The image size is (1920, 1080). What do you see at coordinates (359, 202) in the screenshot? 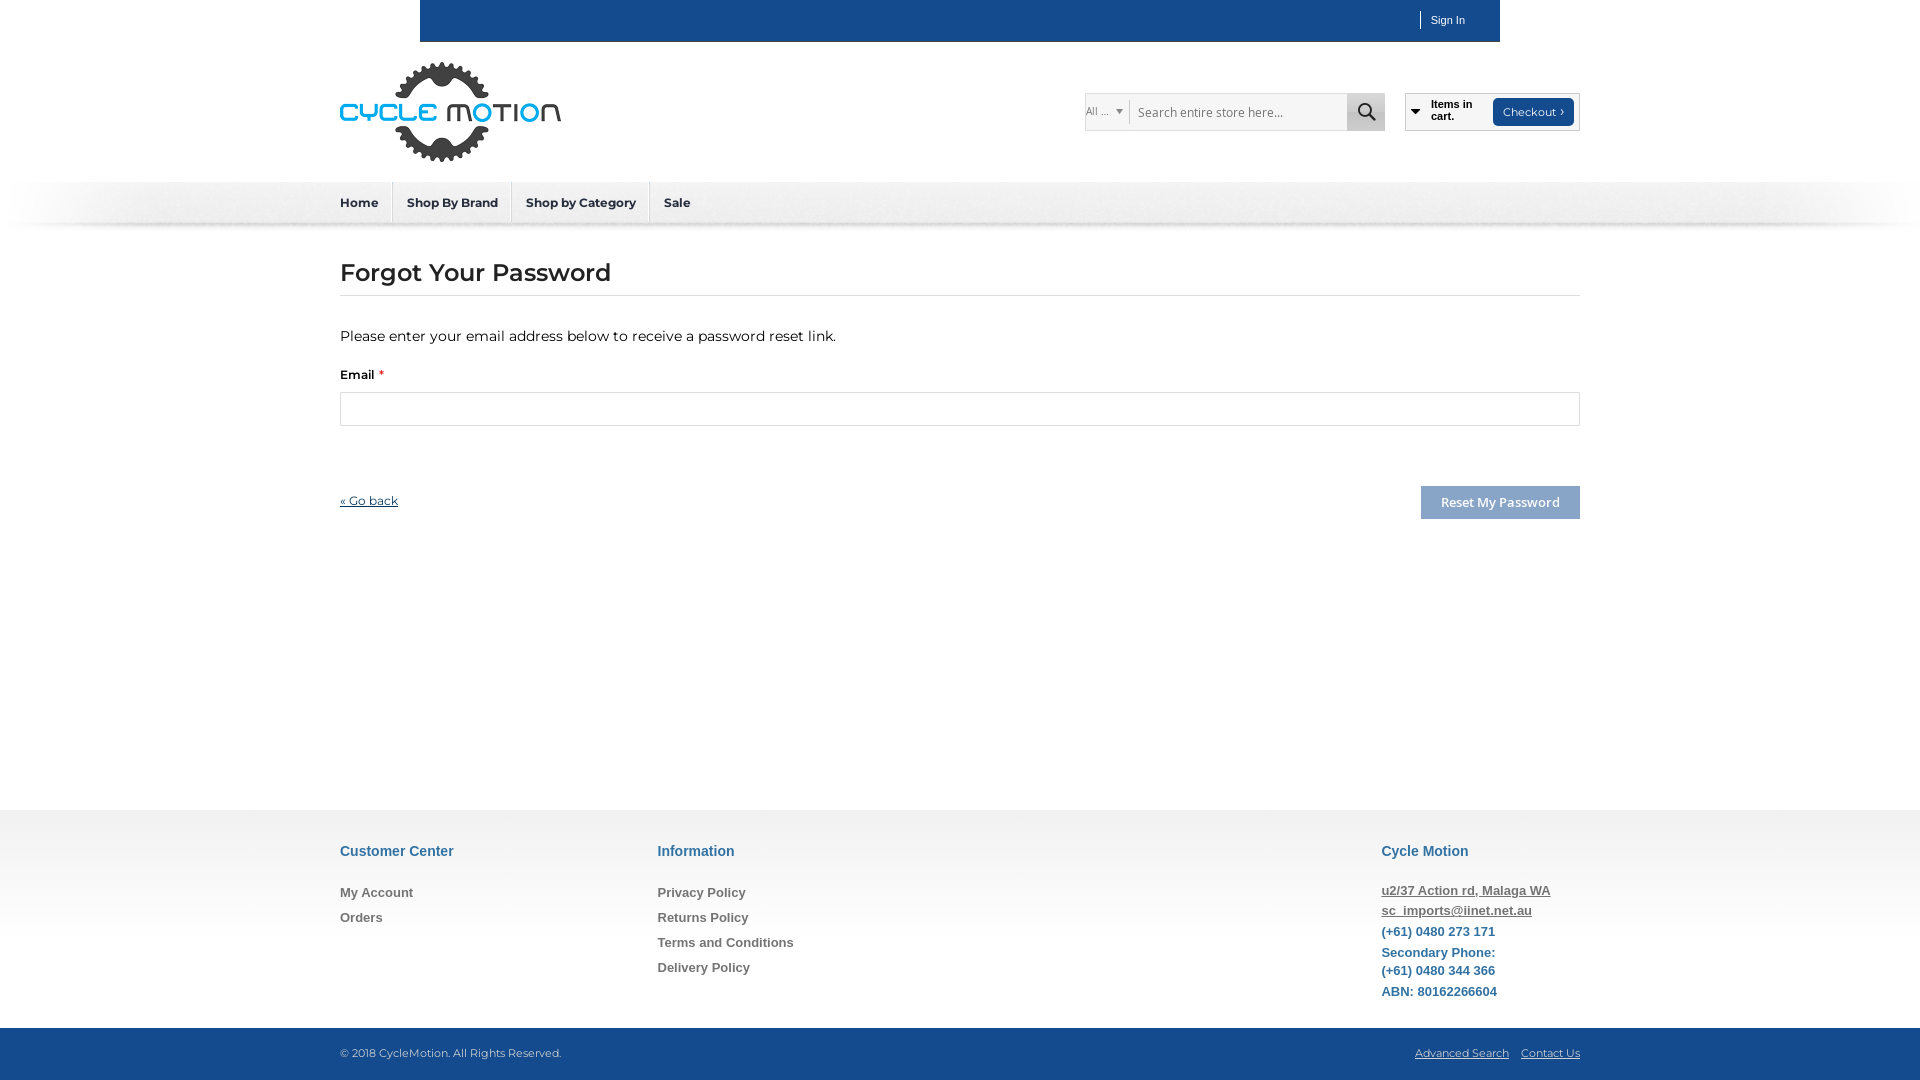
I see `'Home'` at bounding box center [359, 202].